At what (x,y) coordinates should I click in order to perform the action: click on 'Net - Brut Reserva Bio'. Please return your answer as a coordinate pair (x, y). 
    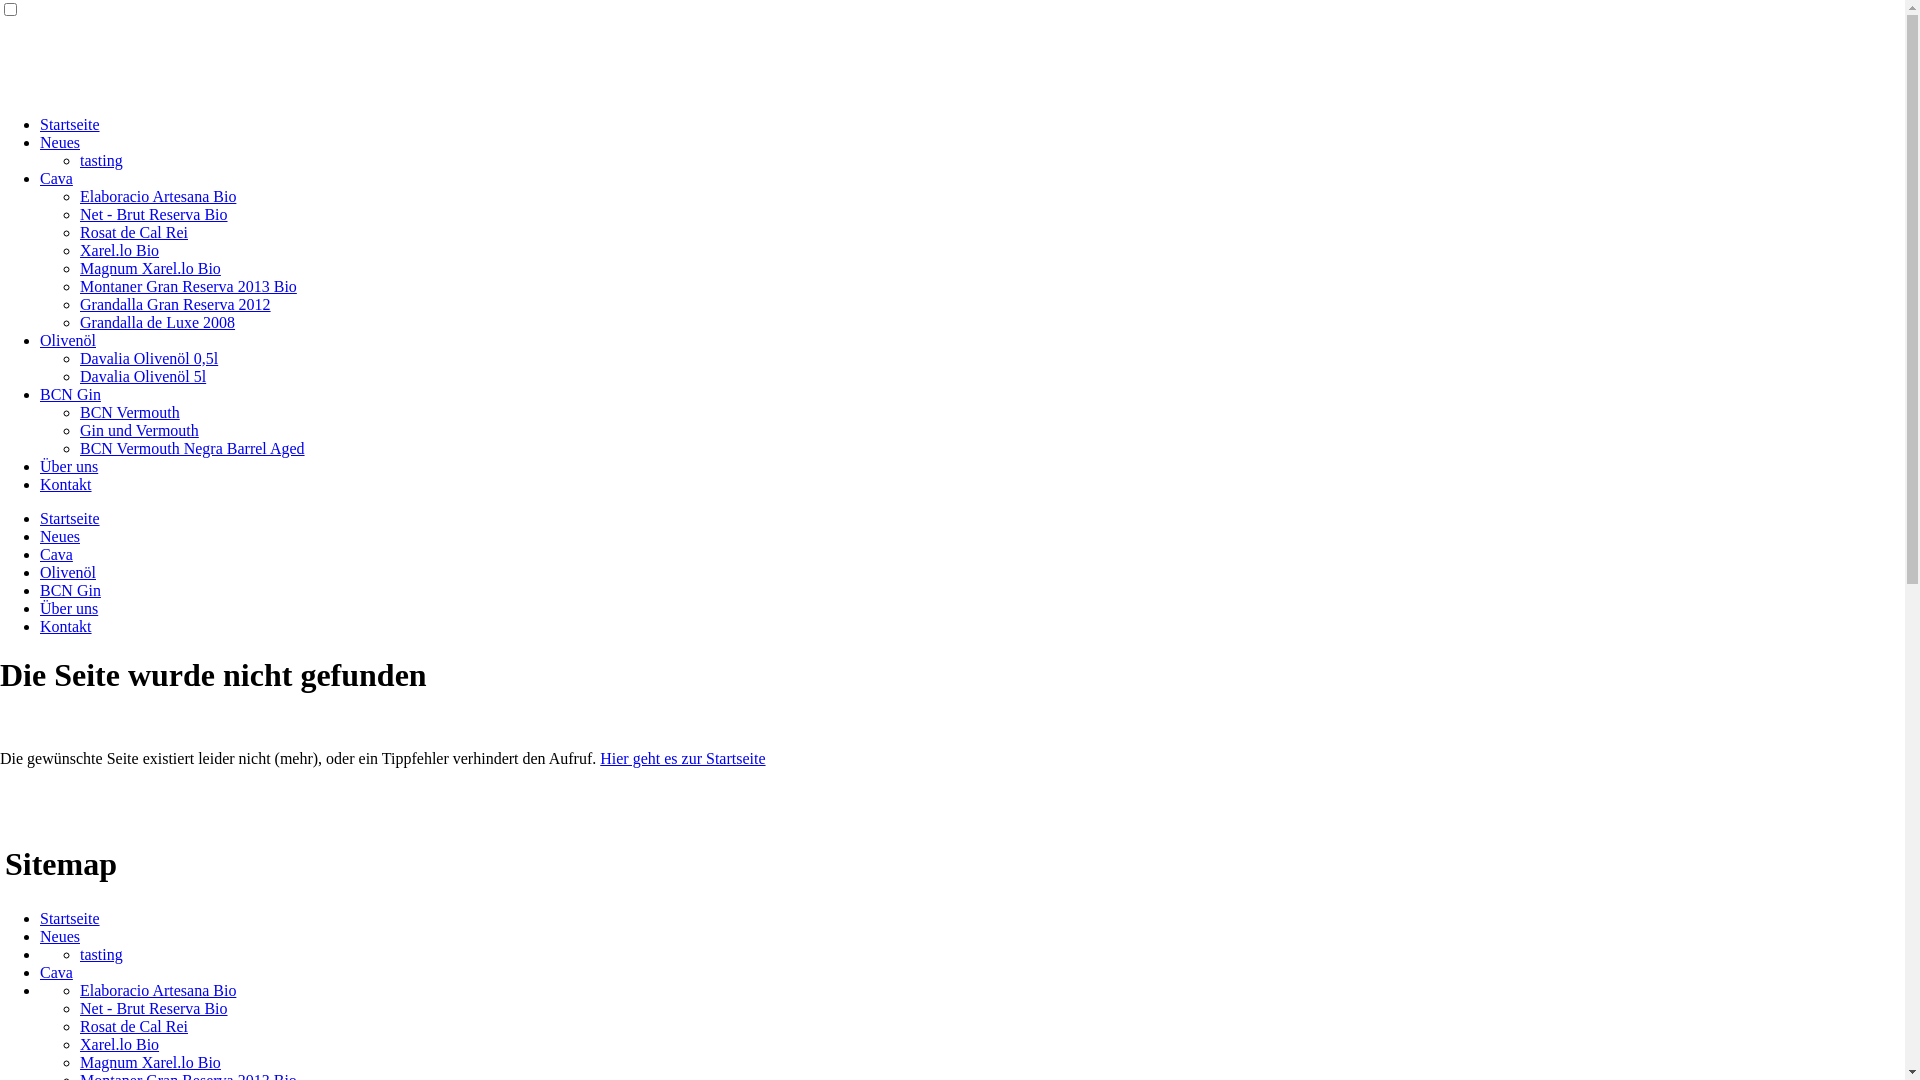
    Looking at the image, I should click on (80, 1008).